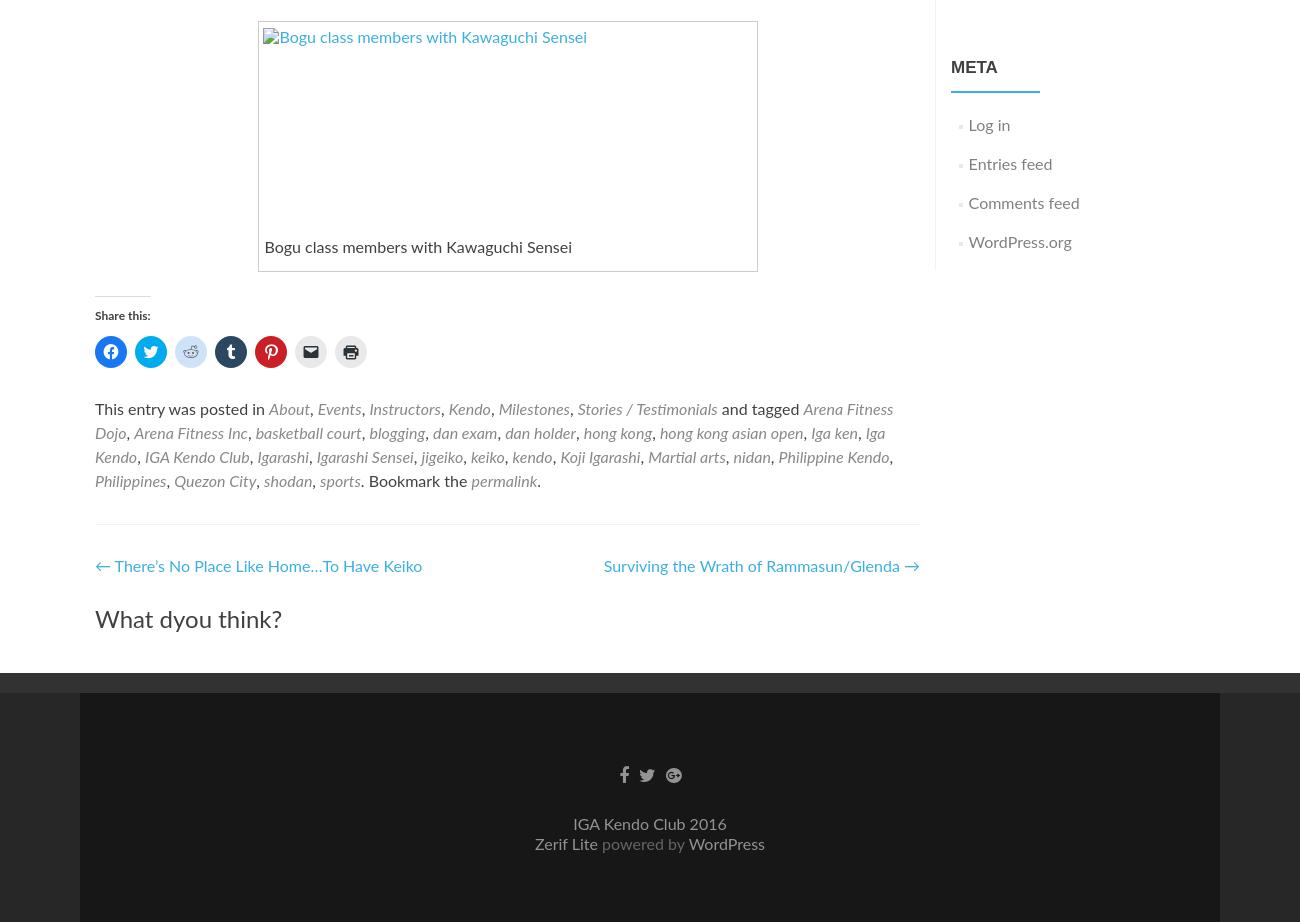  Describe the element at coordinates (289, 407) in the screenshot. I see `'About'` at that location.